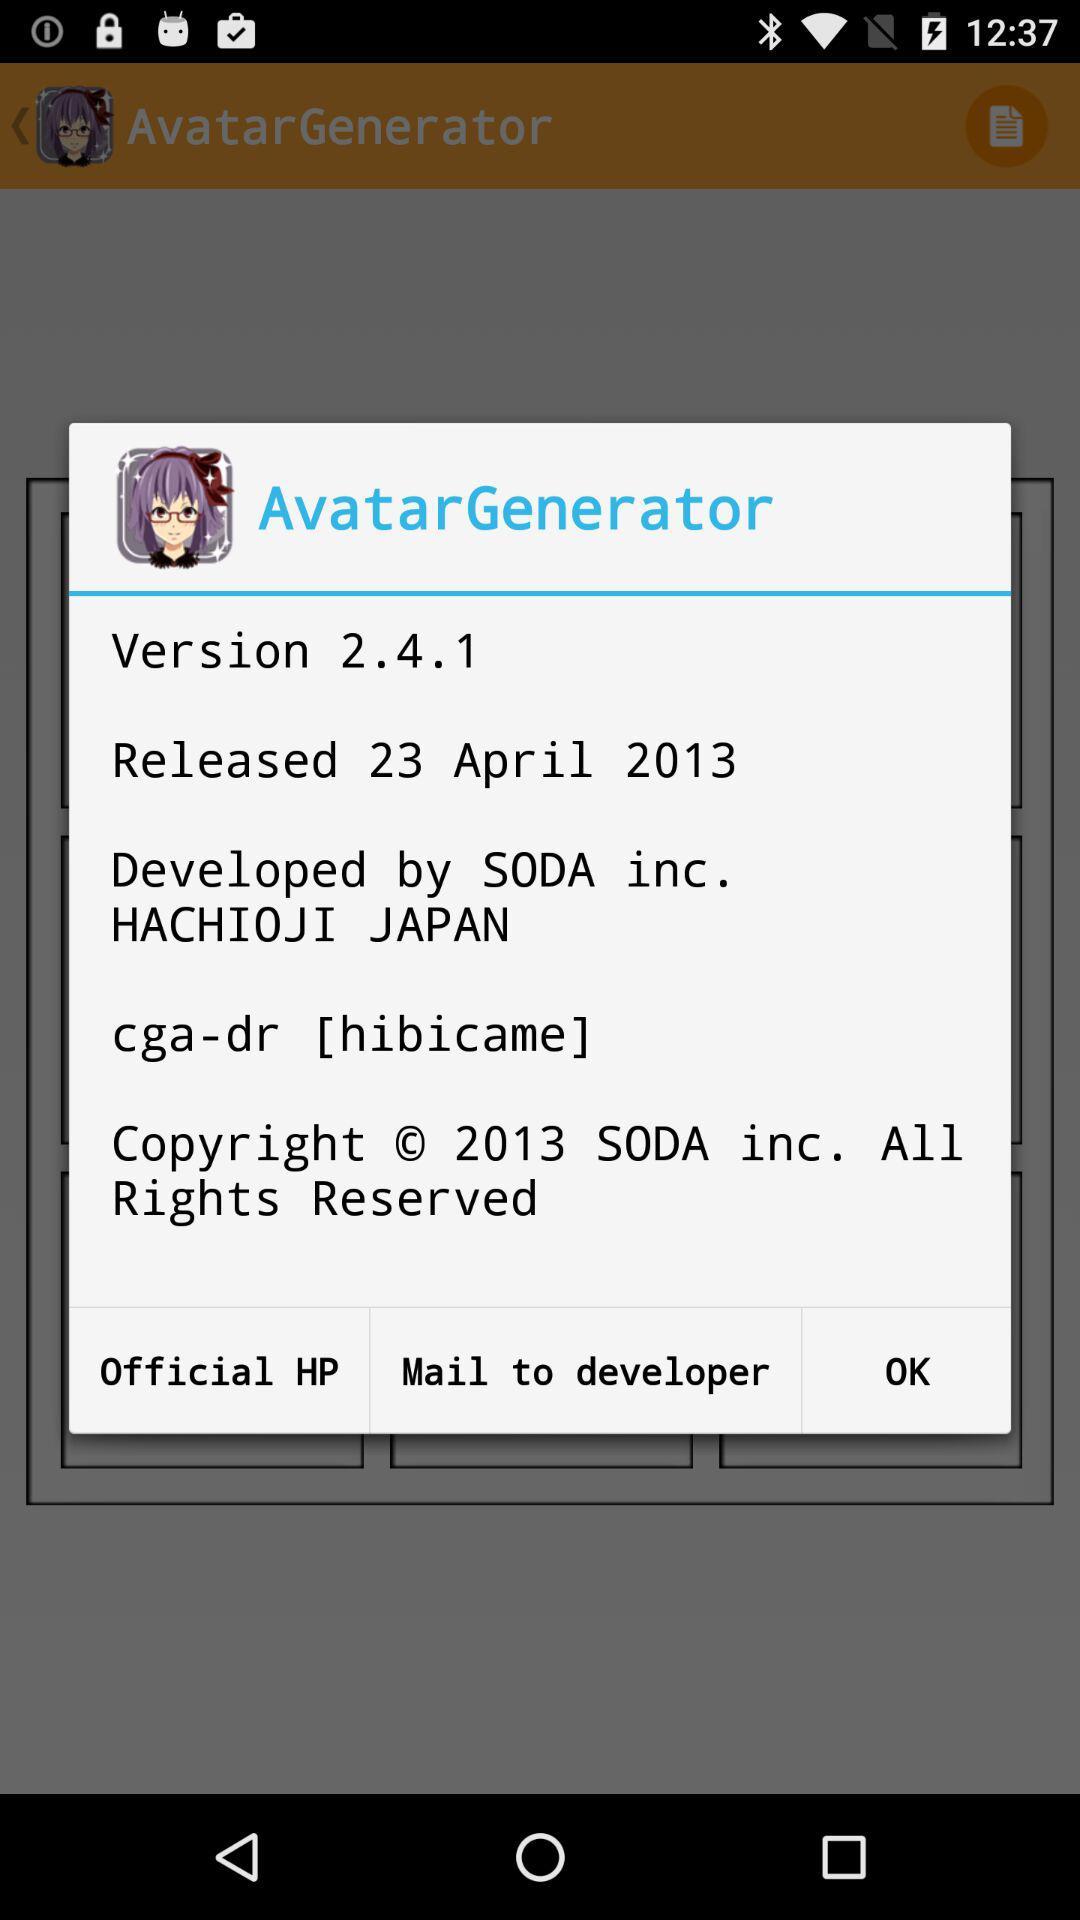 The height and width of the screenshot is (1920, 1080). What do you see at coordinates (906, 1370) in the screenshot?
I see `button to the right of mail to developer` at bounding box center [906, 1370].